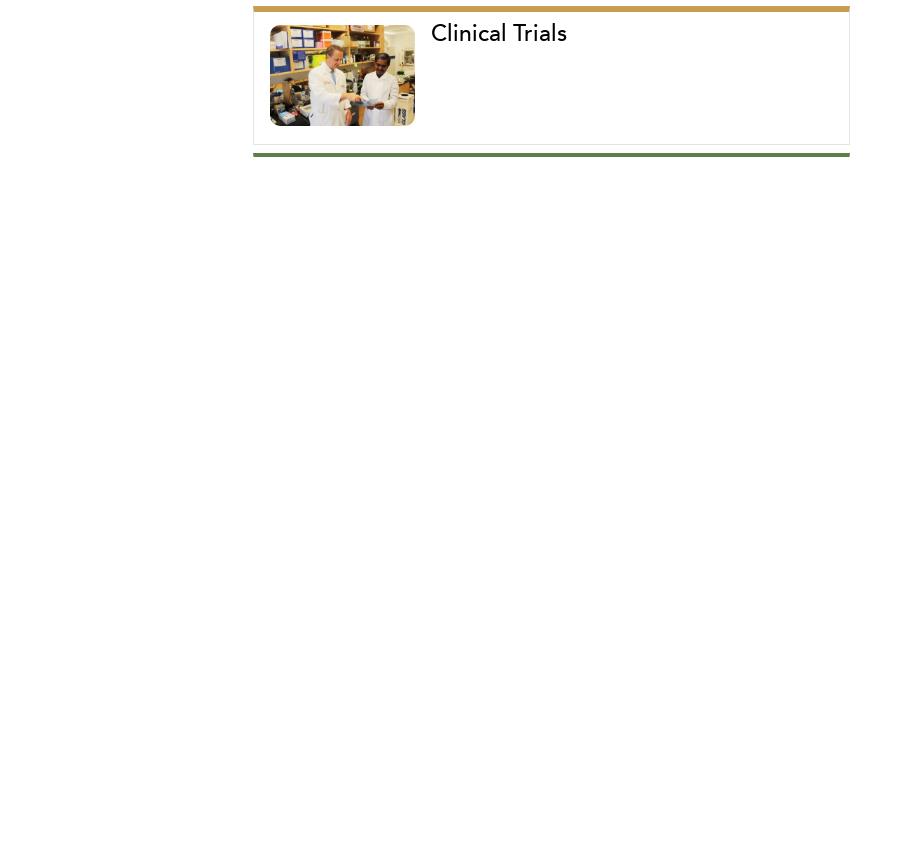 The image size is (903, 843). What do you see at coordinates (354, 377) in the screenshot?
I see `'Learn More'` at bounding box center [354, 377].